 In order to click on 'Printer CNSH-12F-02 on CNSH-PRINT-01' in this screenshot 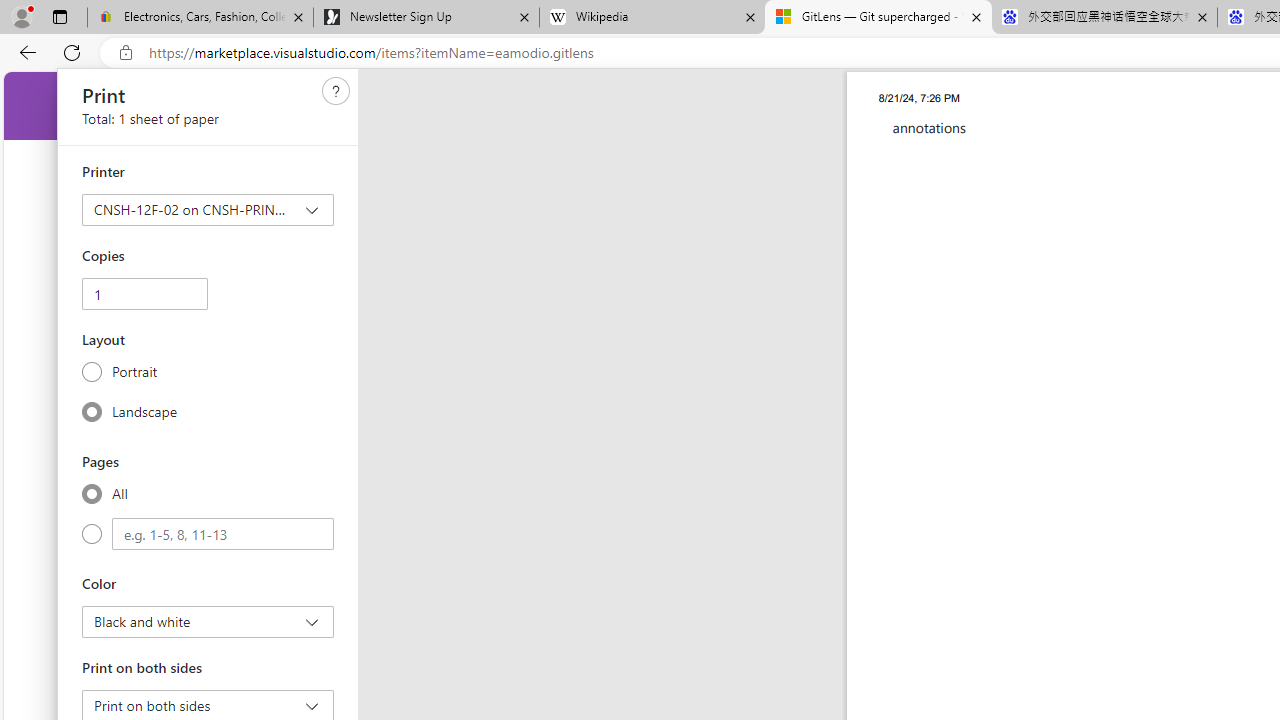, I will do `click(208, 209)`.